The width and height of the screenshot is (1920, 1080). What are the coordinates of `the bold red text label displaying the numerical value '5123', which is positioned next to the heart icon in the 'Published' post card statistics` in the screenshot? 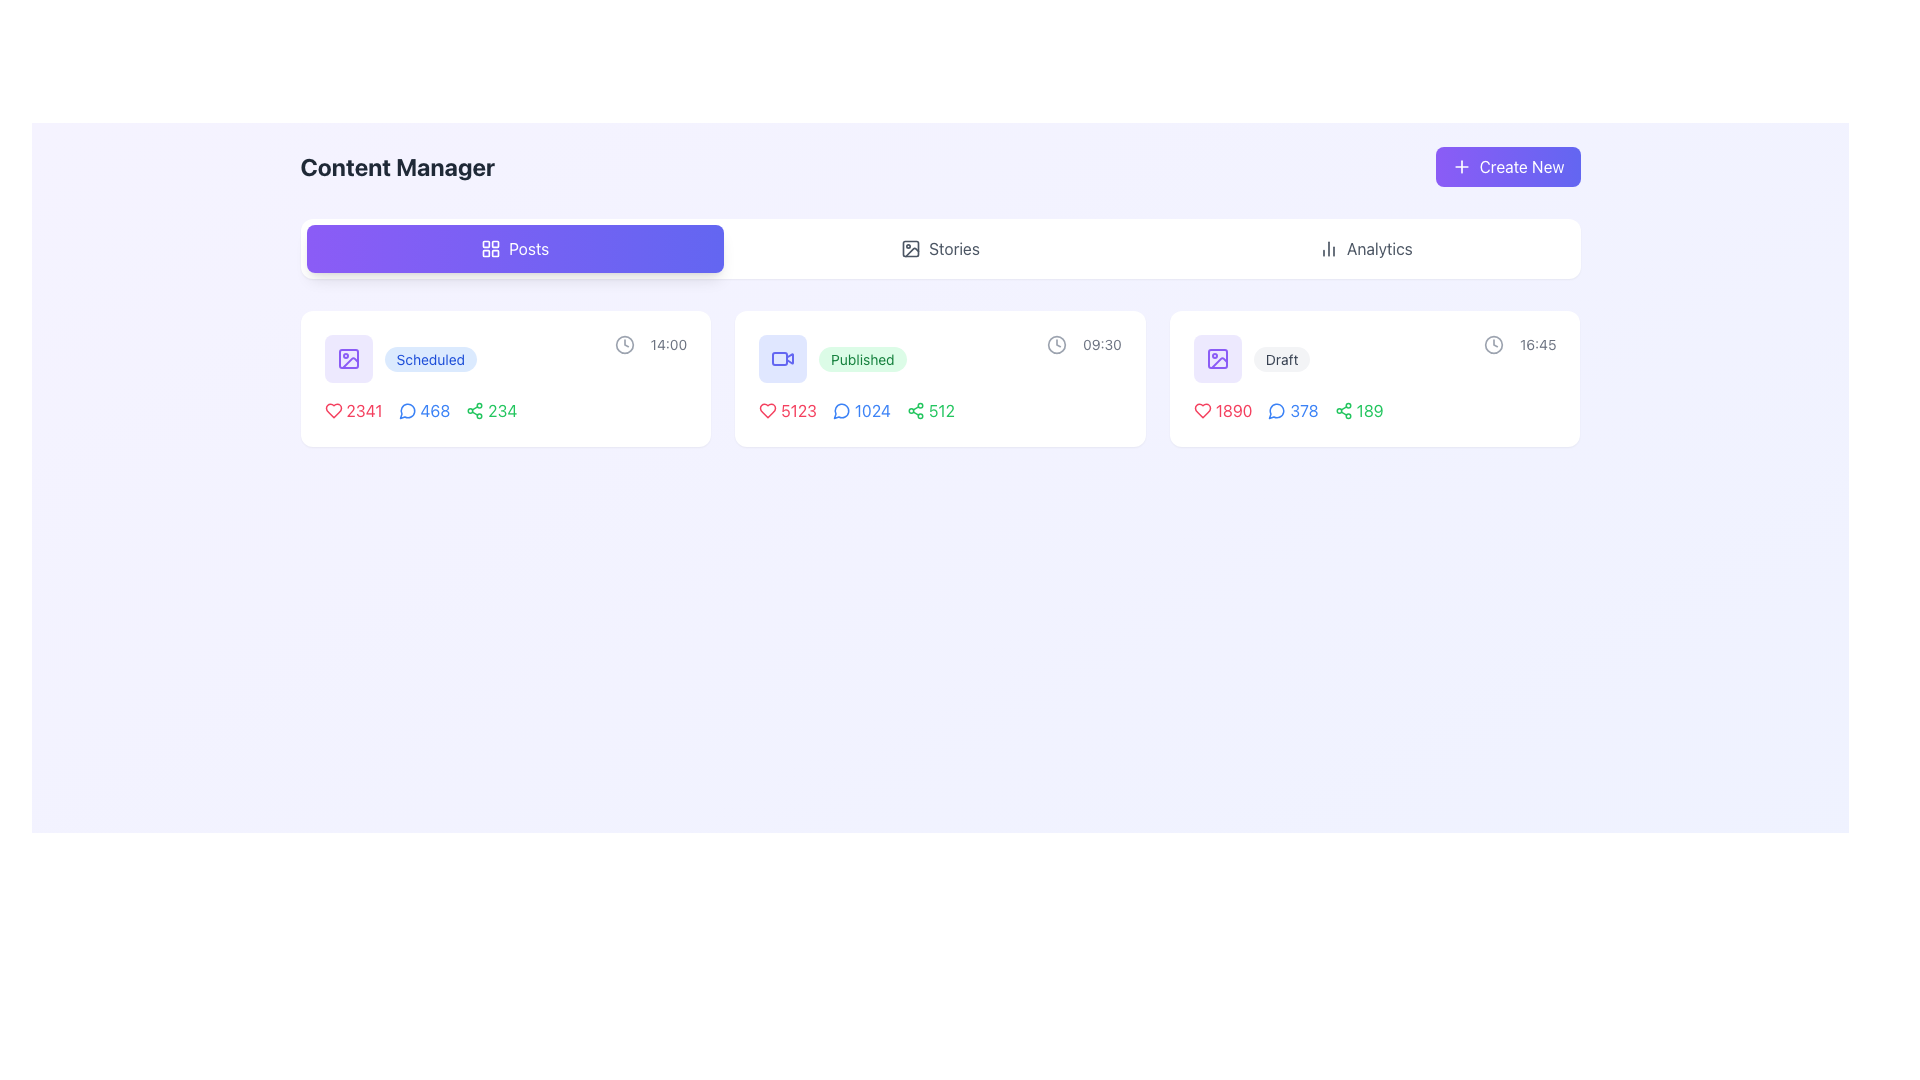 It's located at (798, 410).